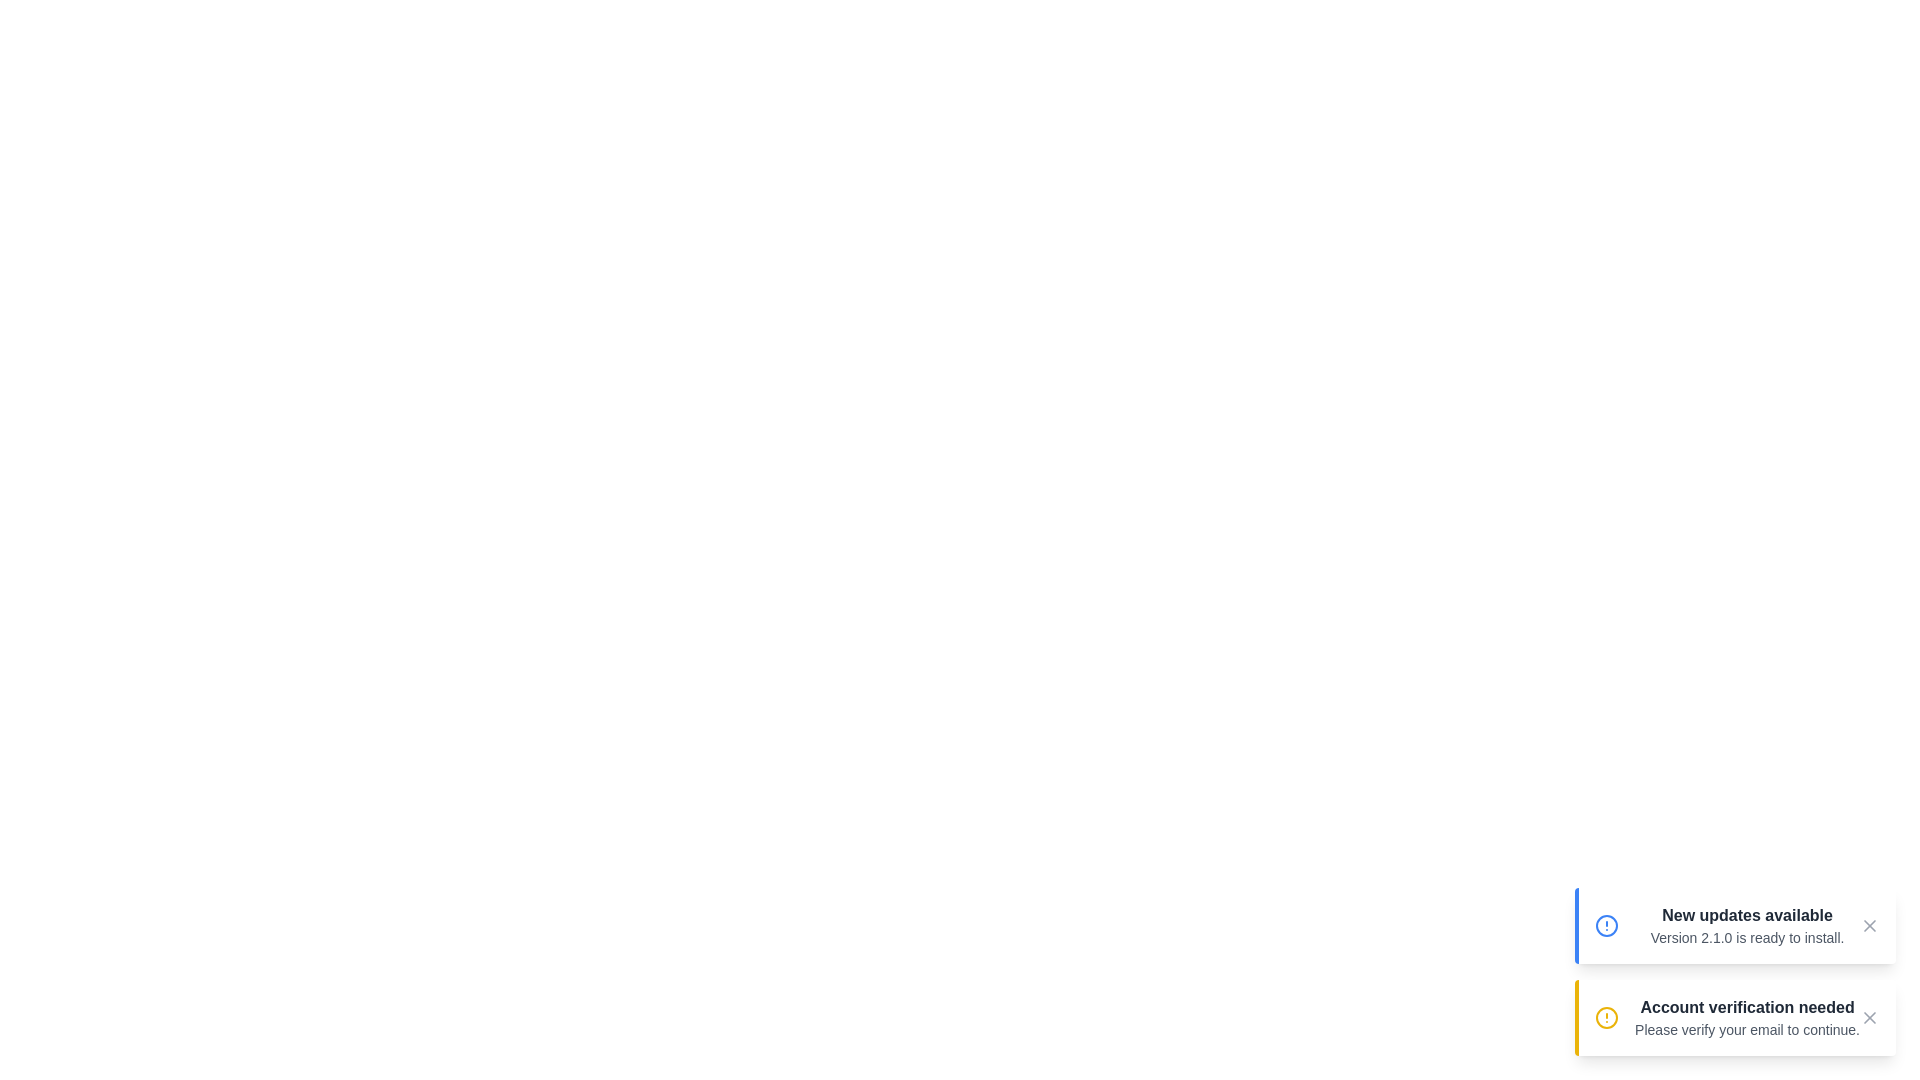  What do you see at coordinates (1607, 925) in the screenshot?
I see `the notification icon corresponding to info` at bounding box center [1607, 925].